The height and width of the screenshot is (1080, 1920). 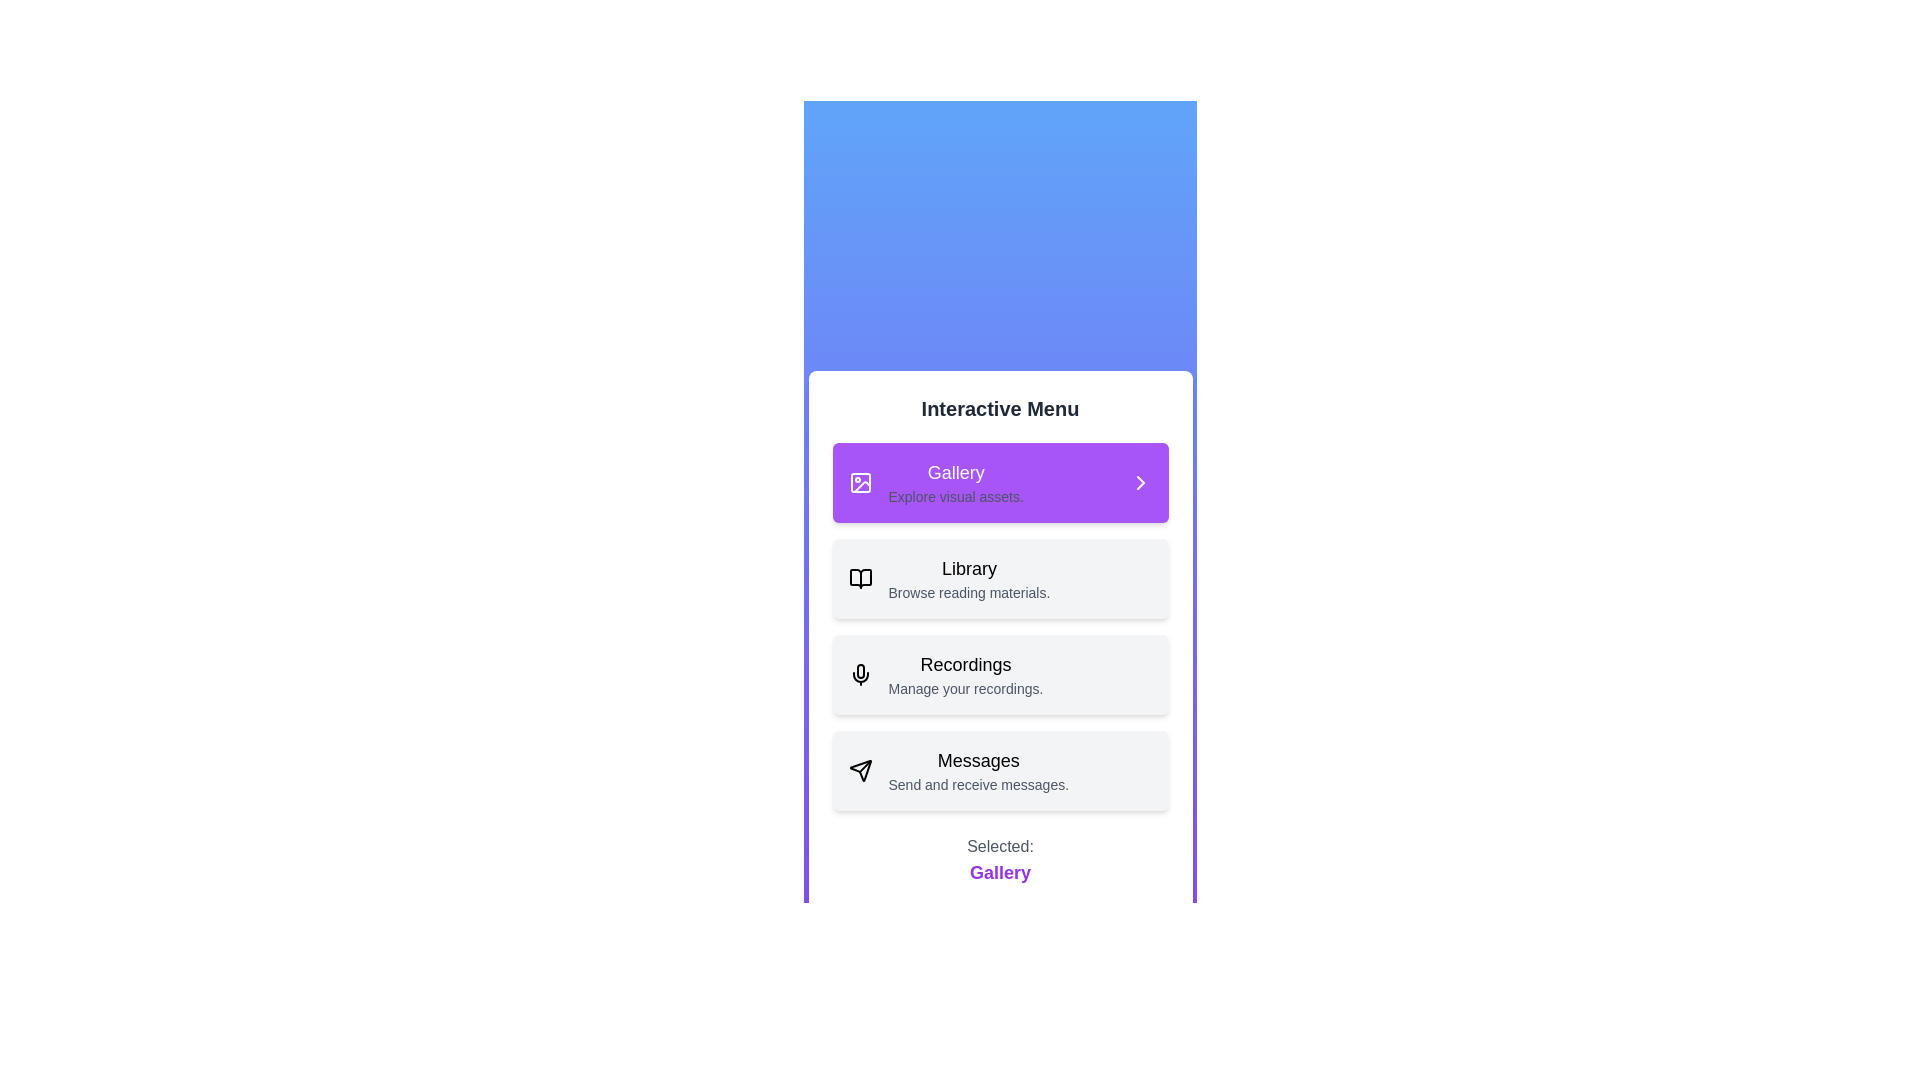 What do you see at coordinates (1000, 482) in the screenshot?
I see `the menu item Gallery` at bounding box center [1000, 482].